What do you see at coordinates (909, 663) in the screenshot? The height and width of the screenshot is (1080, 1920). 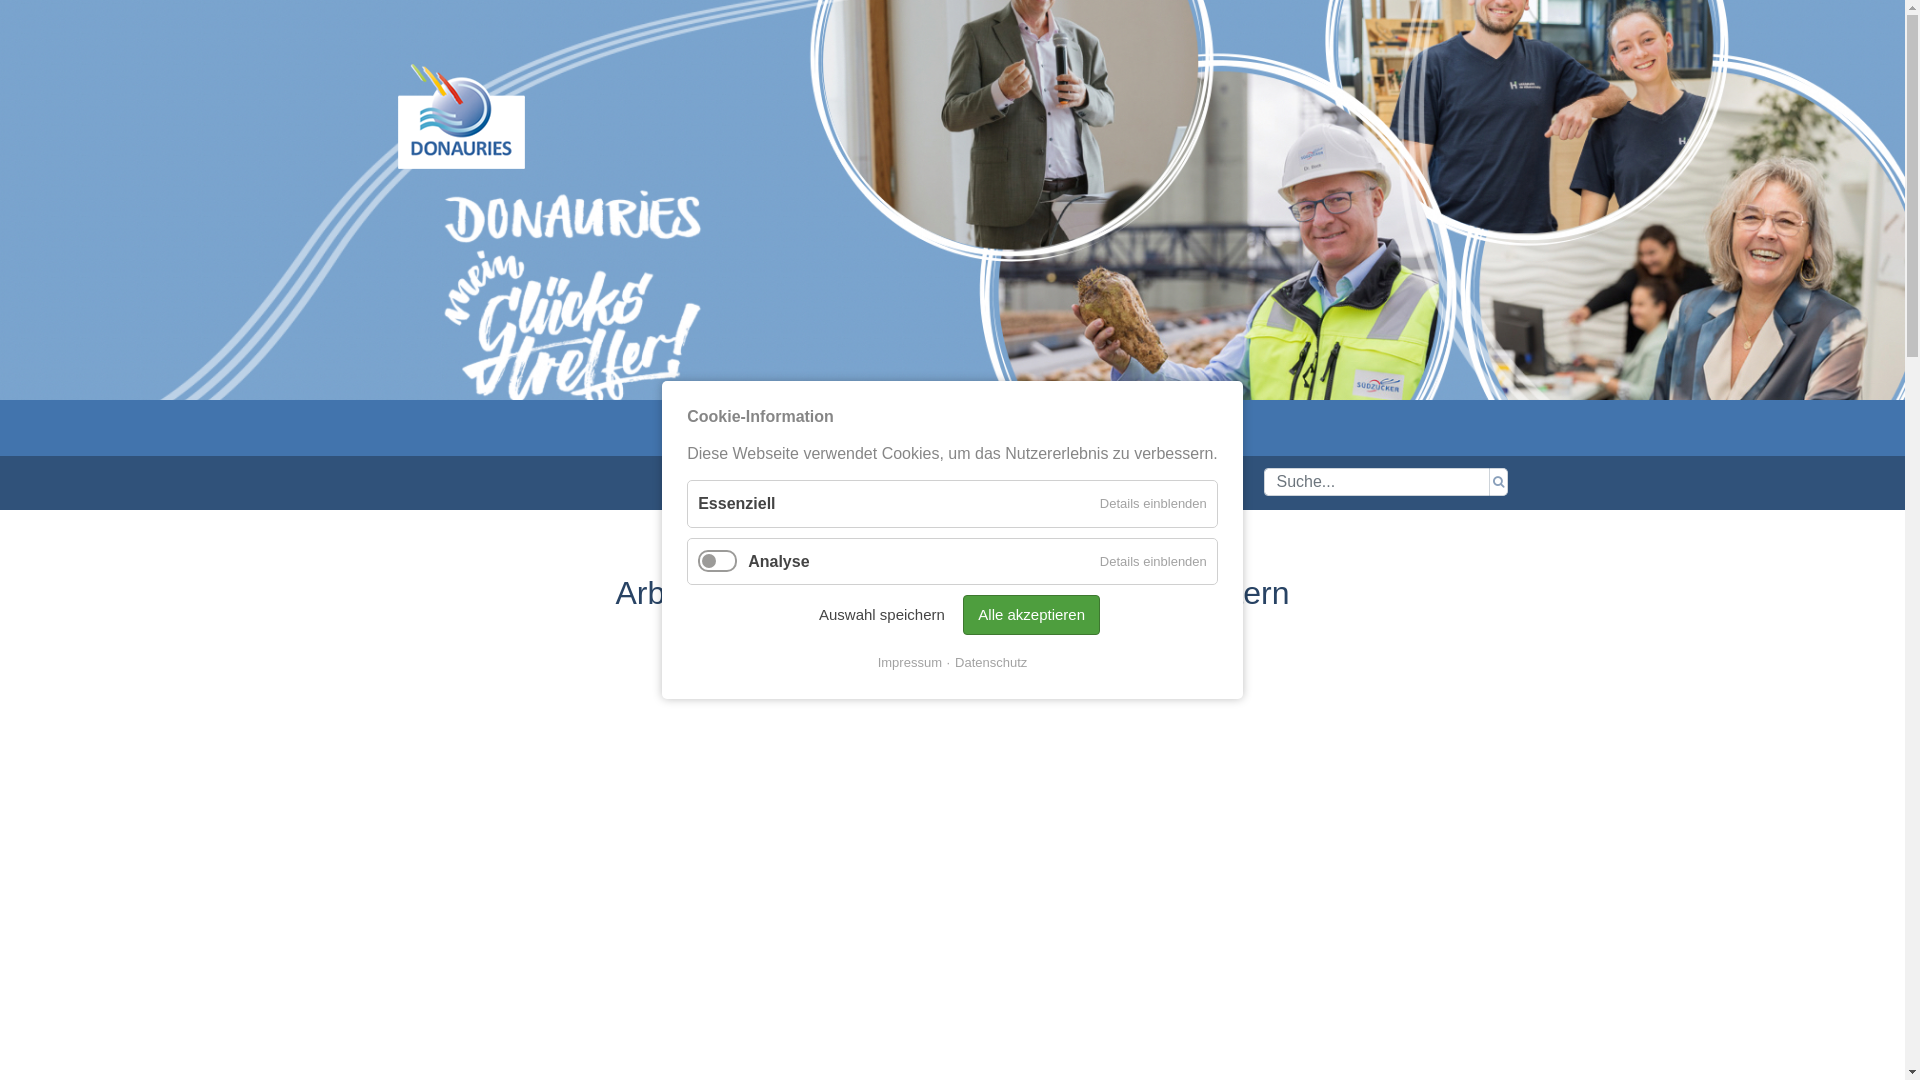 I see `'Impressum'` at bounding box center [909, 663].